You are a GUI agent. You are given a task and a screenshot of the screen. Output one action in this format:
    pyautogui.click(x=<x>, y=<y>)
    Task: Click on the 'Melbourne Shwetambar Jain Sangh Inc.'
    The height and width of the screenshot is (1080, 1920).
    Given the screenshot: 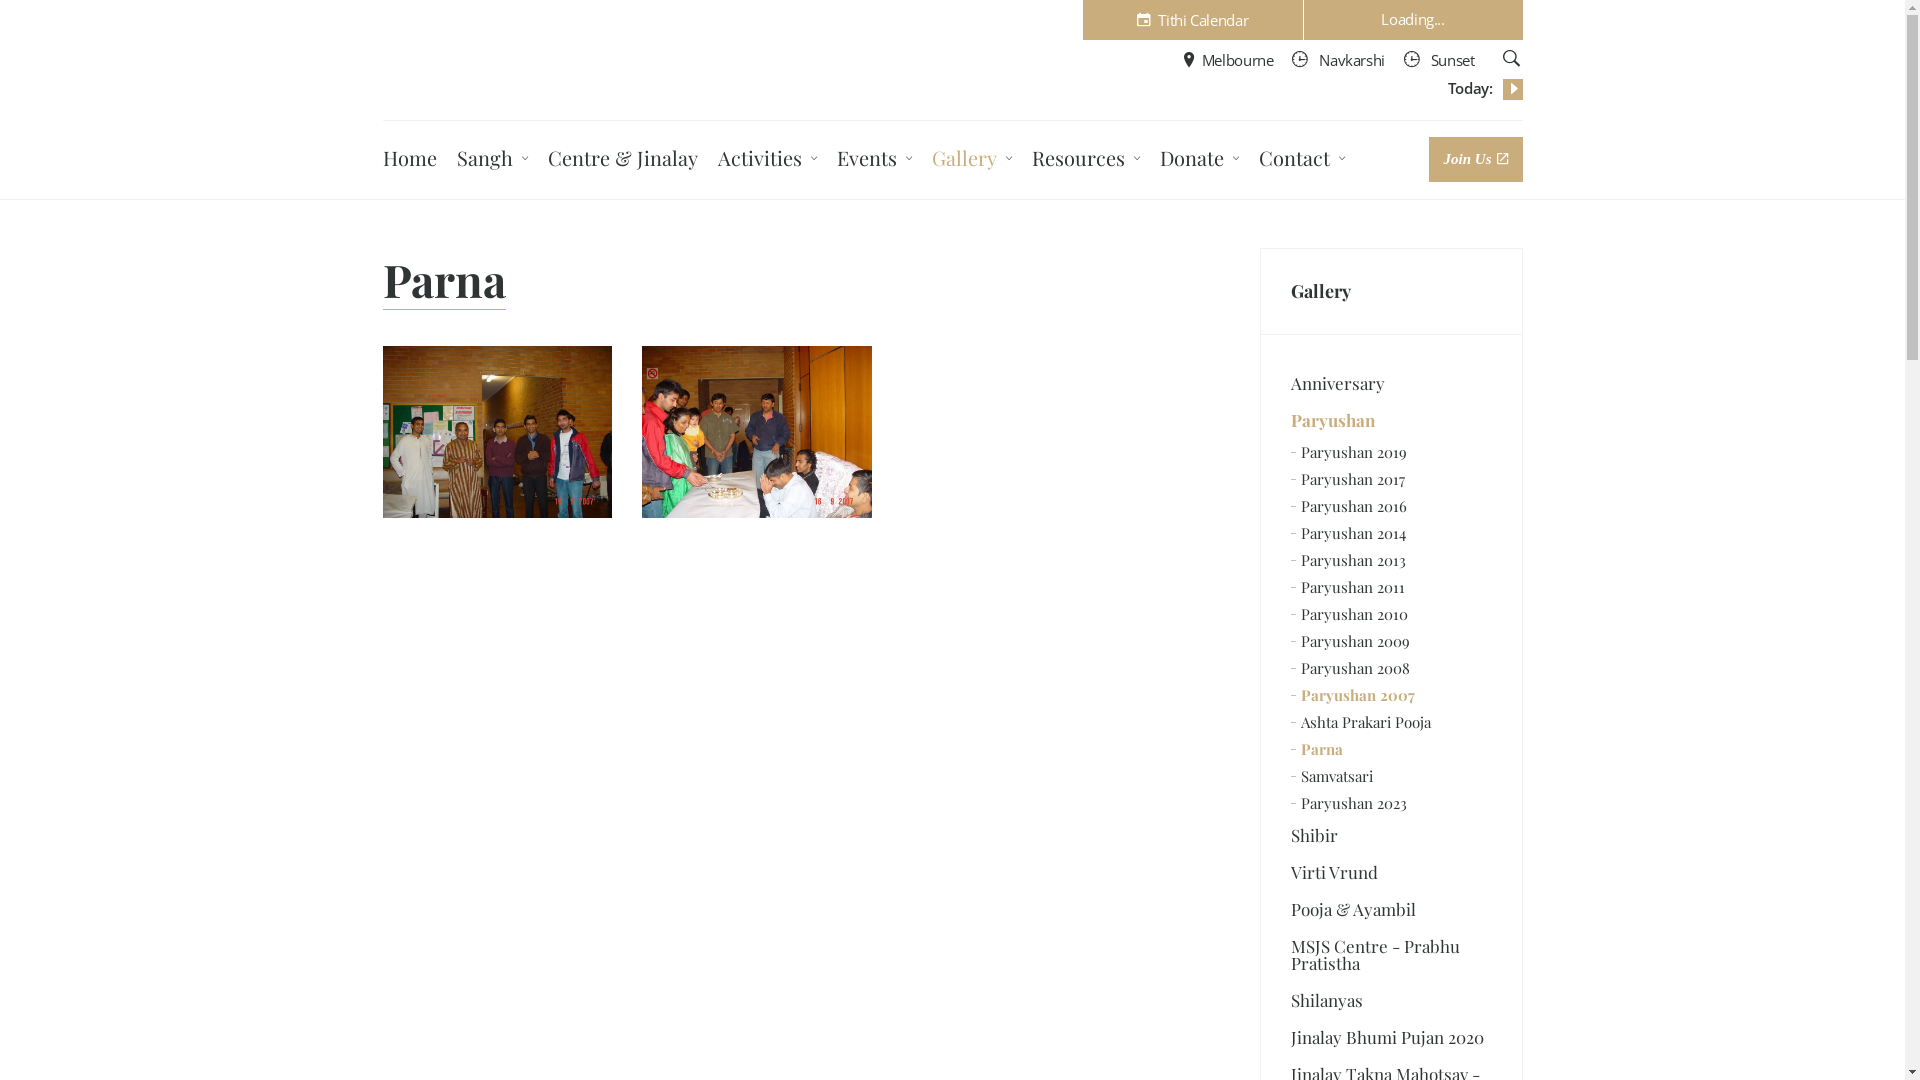 What is the action you would take?
    pyautogui.click(x=489, y=56)
    